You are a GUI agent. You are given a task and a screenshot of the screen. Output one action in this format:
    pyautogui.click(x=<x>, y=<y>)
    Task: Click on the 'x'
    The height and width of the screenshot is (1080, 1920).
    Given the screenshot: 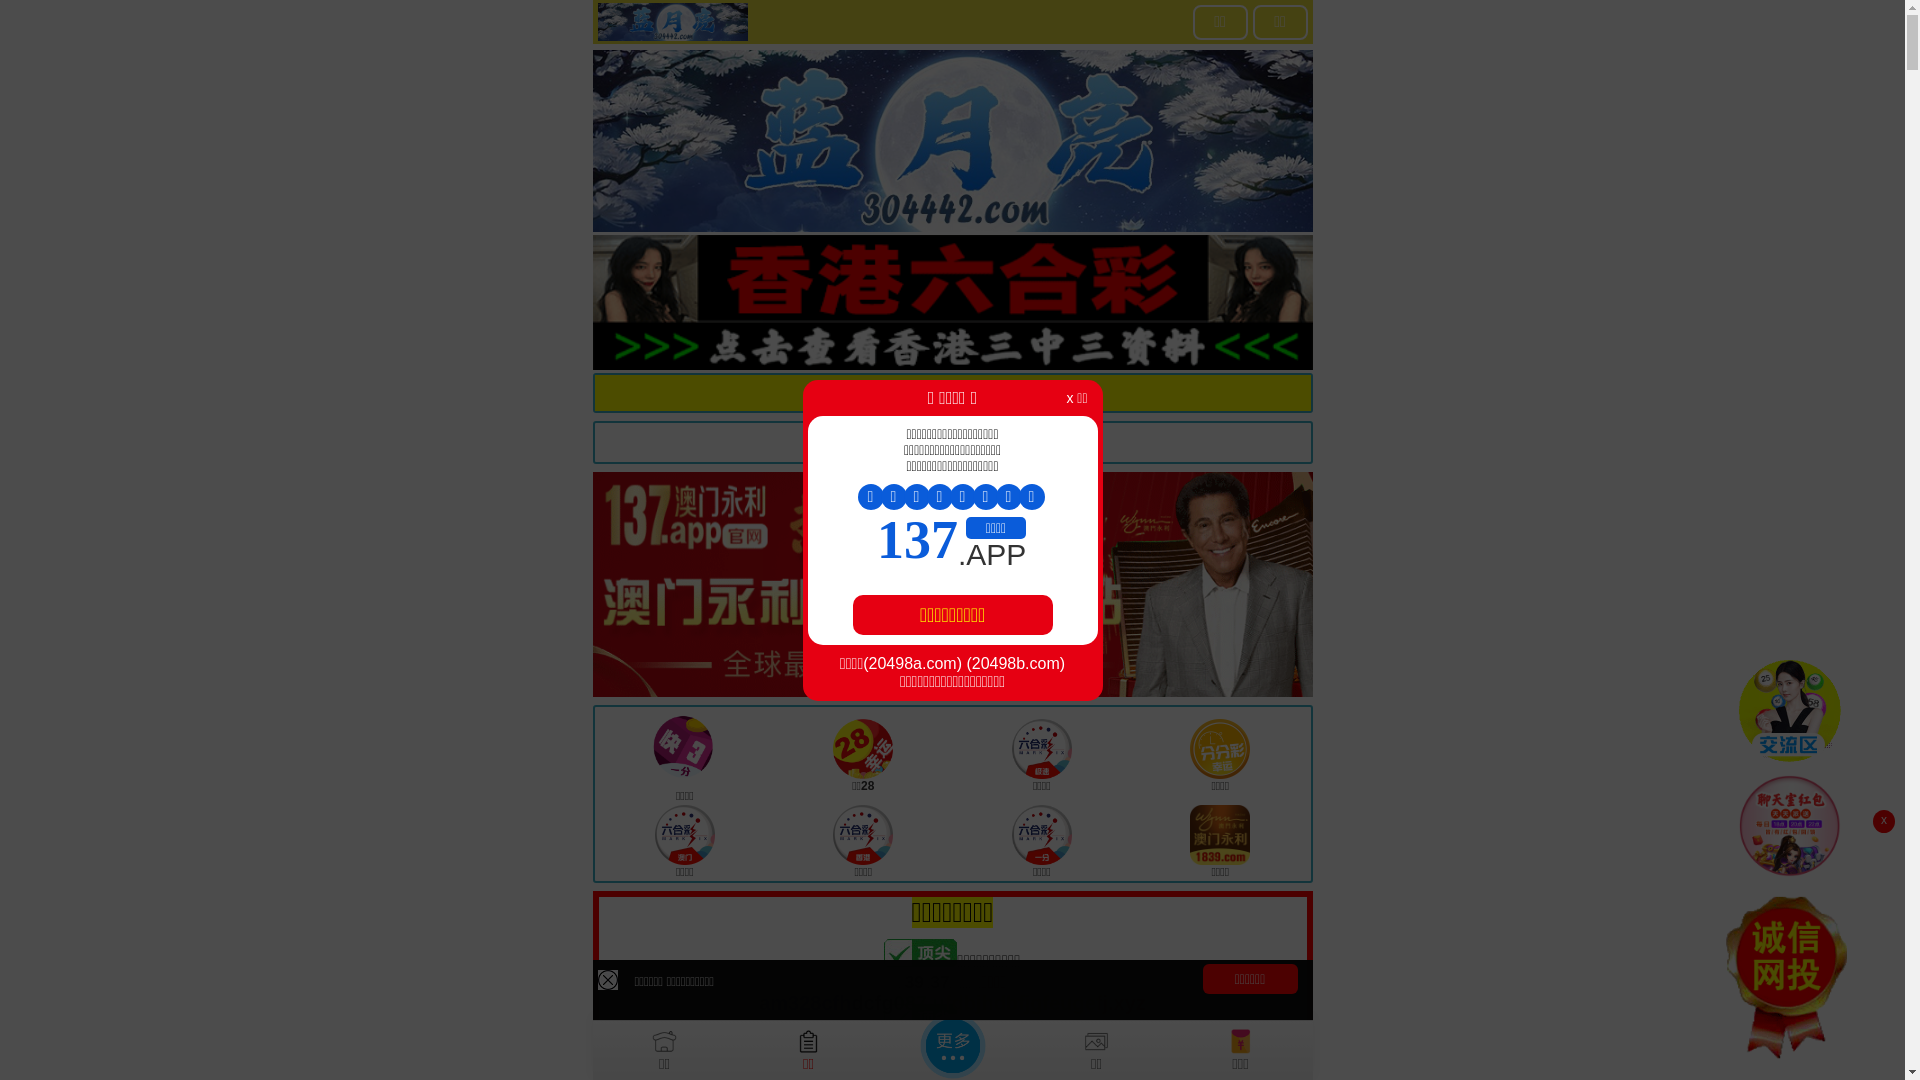 What is the action you would take?
    pyautogui.click(x=1882, y=821)
    